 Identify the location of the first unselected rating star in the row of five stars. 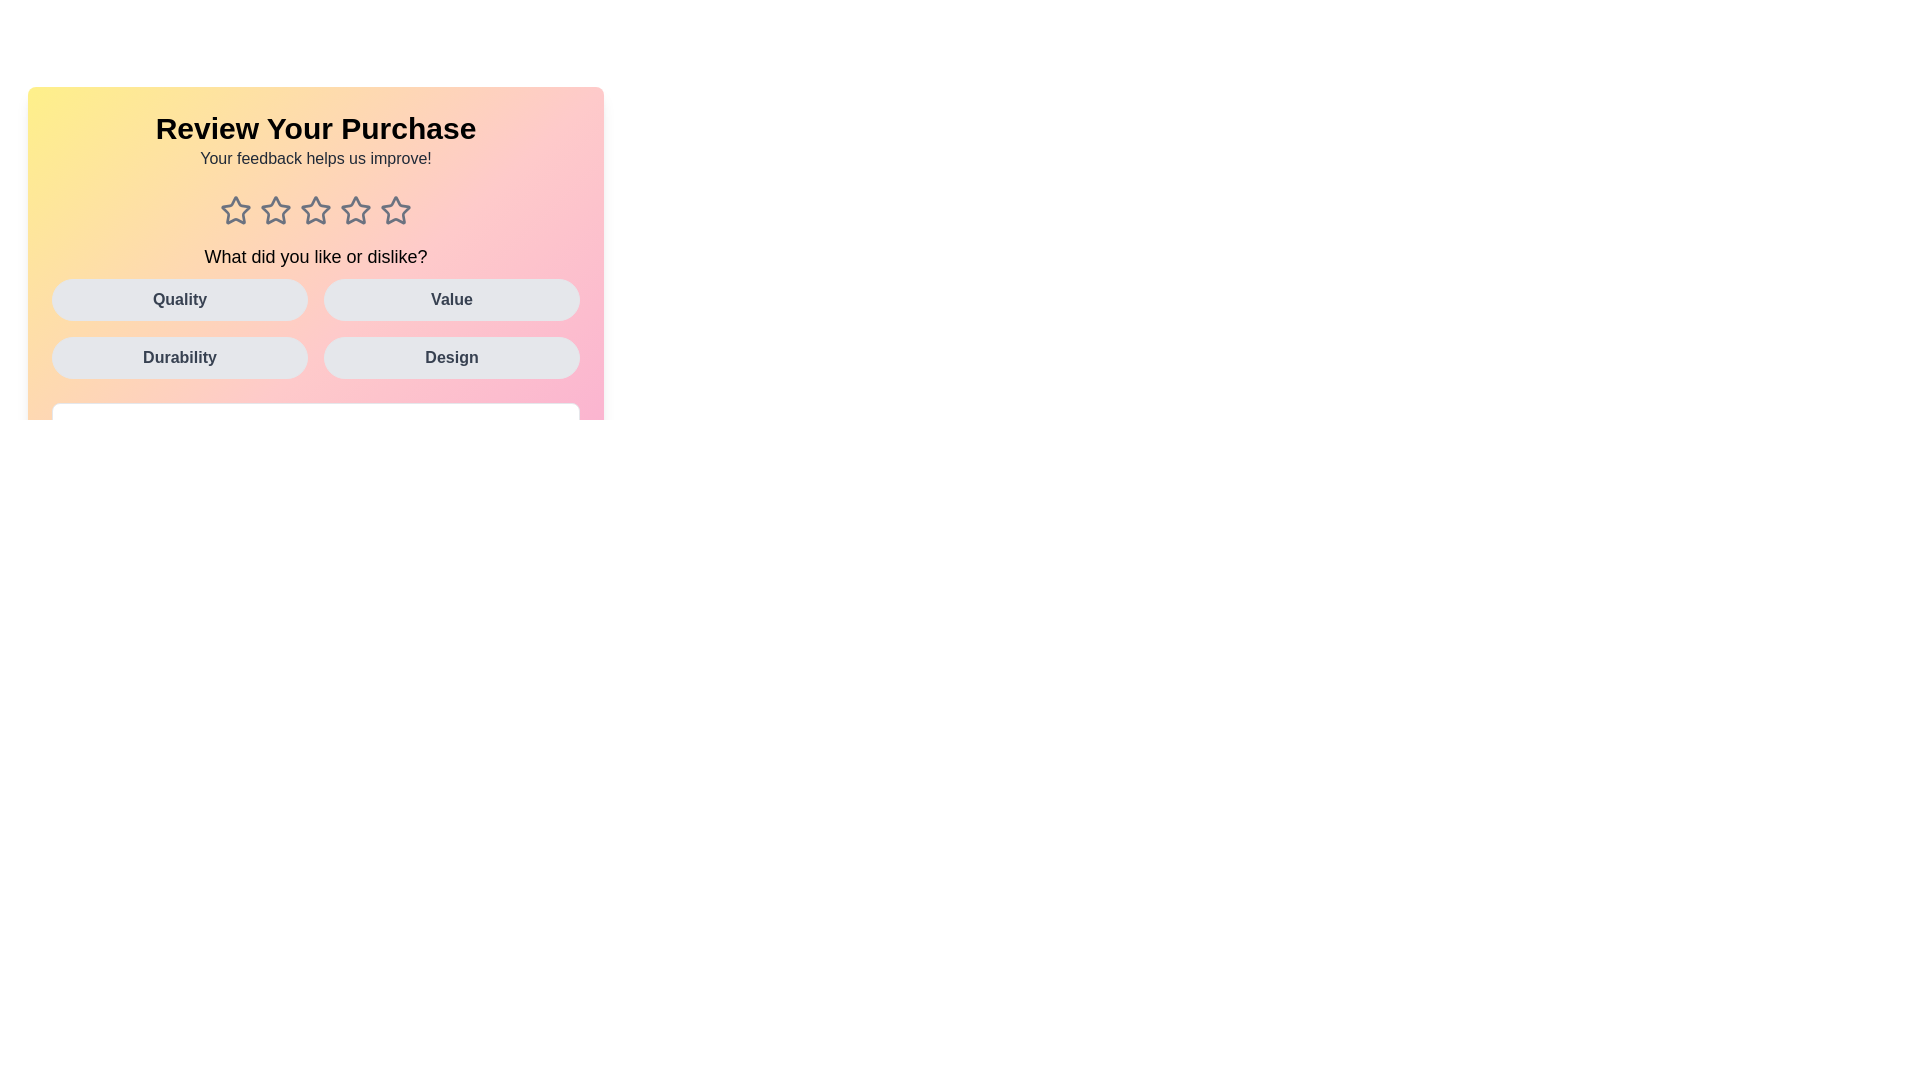
(235, 210).